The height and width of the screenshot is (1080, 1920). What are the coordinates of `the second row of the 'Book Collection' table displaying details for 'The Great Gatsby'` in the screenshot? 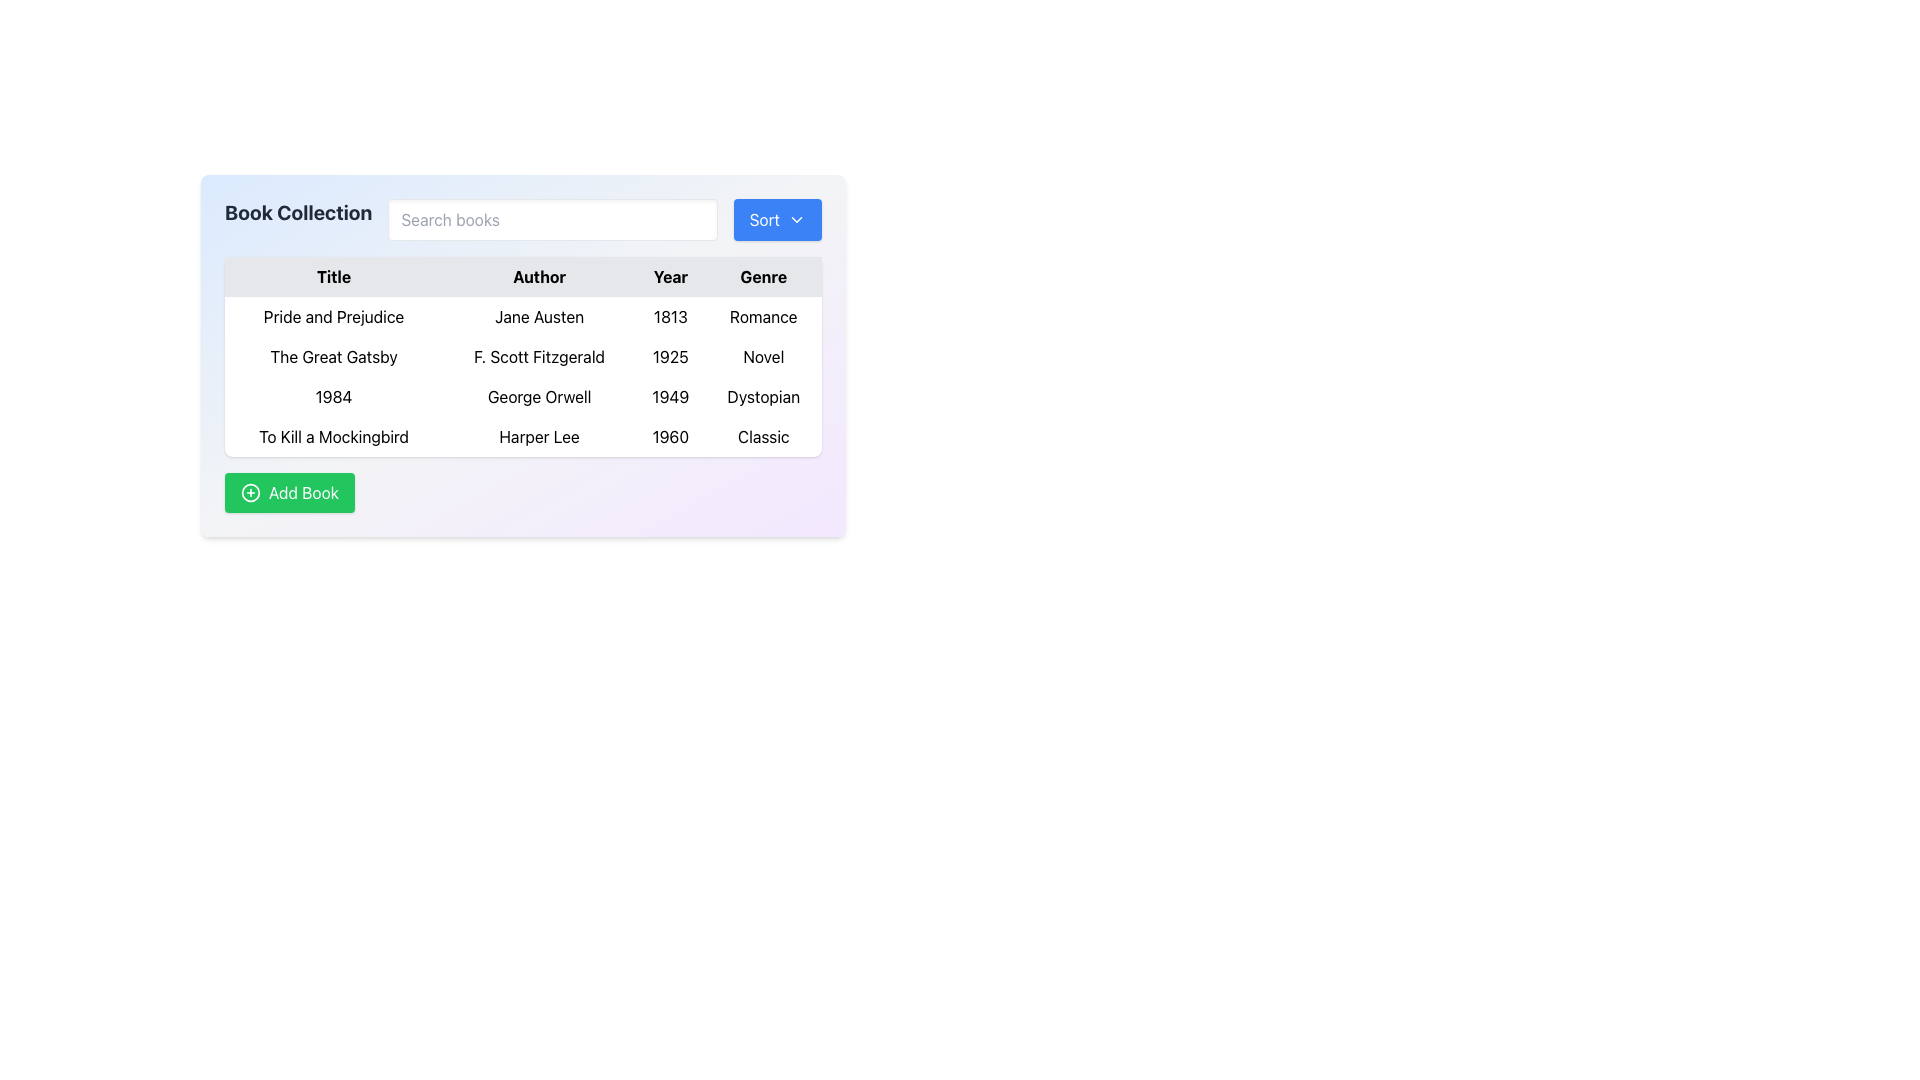 It's located at (523, 356).